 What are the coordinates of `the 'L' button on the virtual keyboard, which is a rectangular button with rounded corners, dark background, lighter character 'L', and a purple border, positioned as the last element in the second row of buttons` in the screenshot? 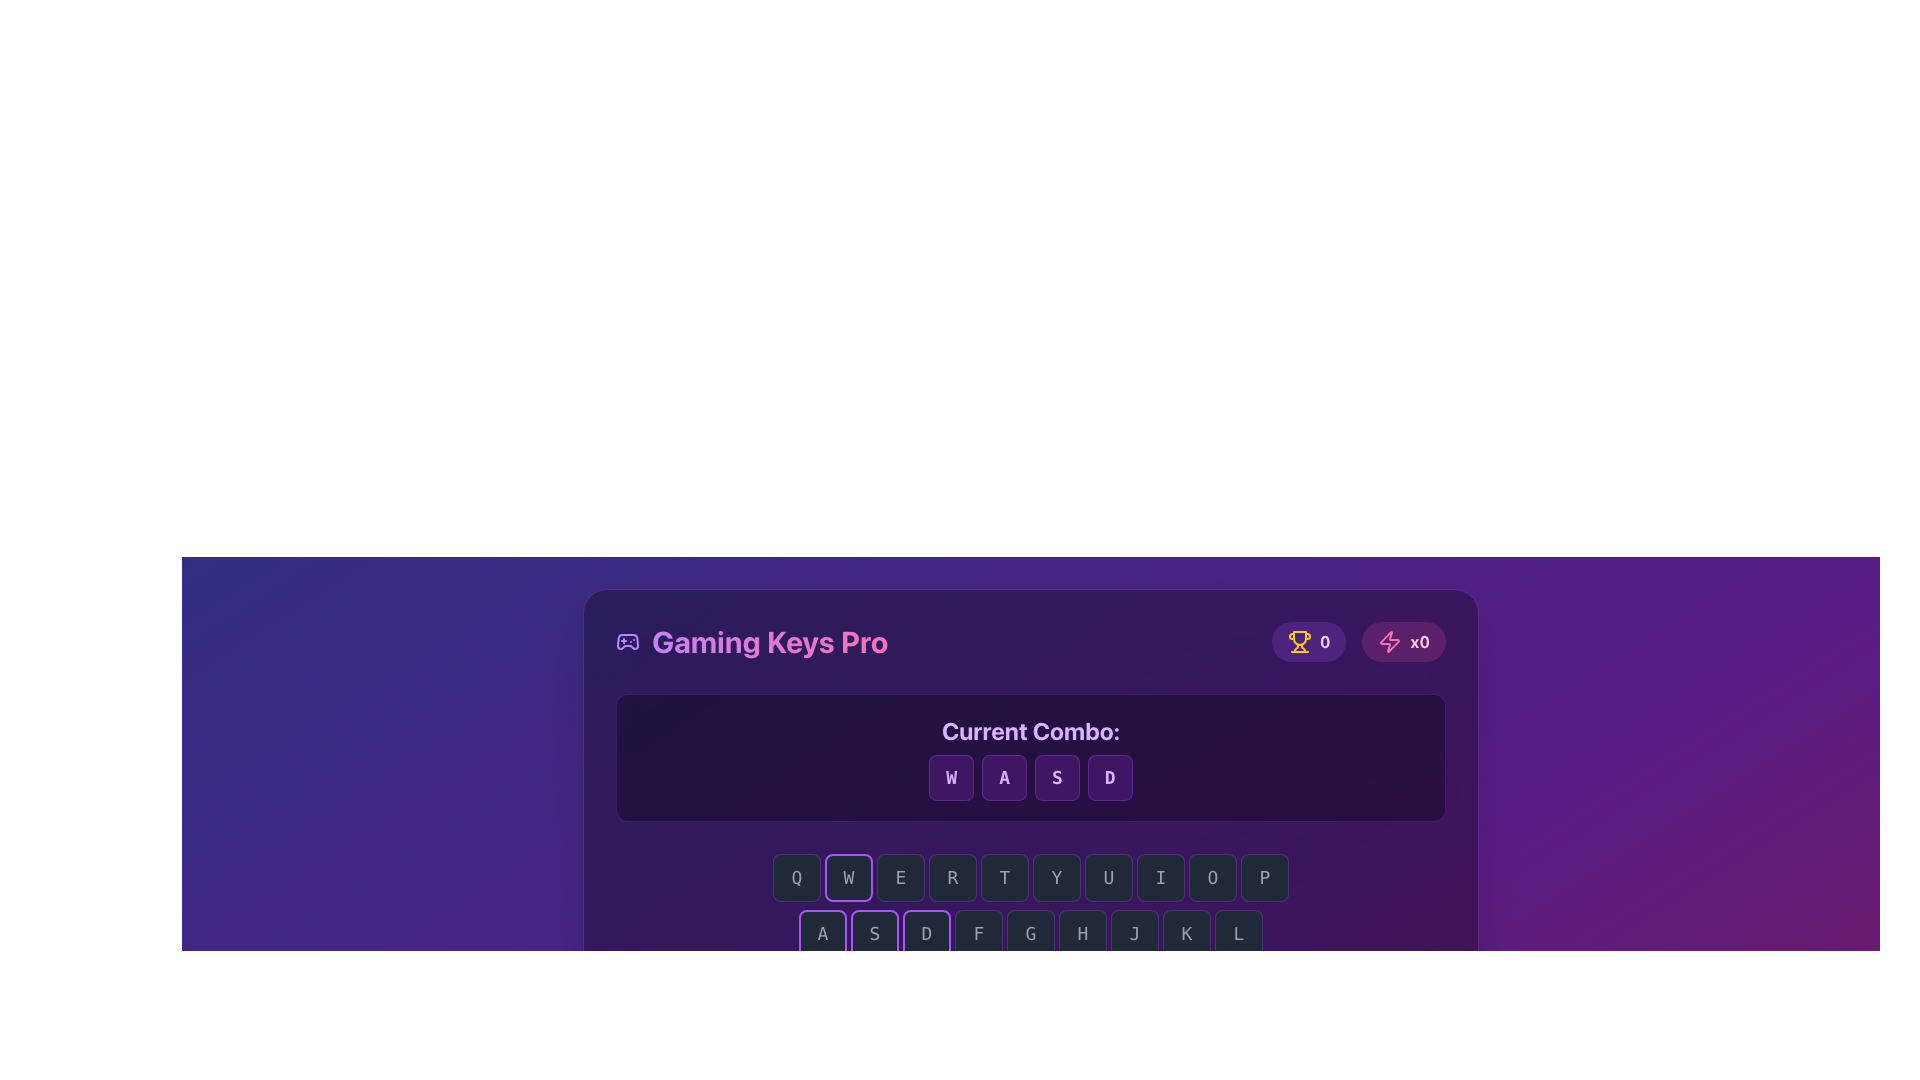 It's located at (1237, 933).